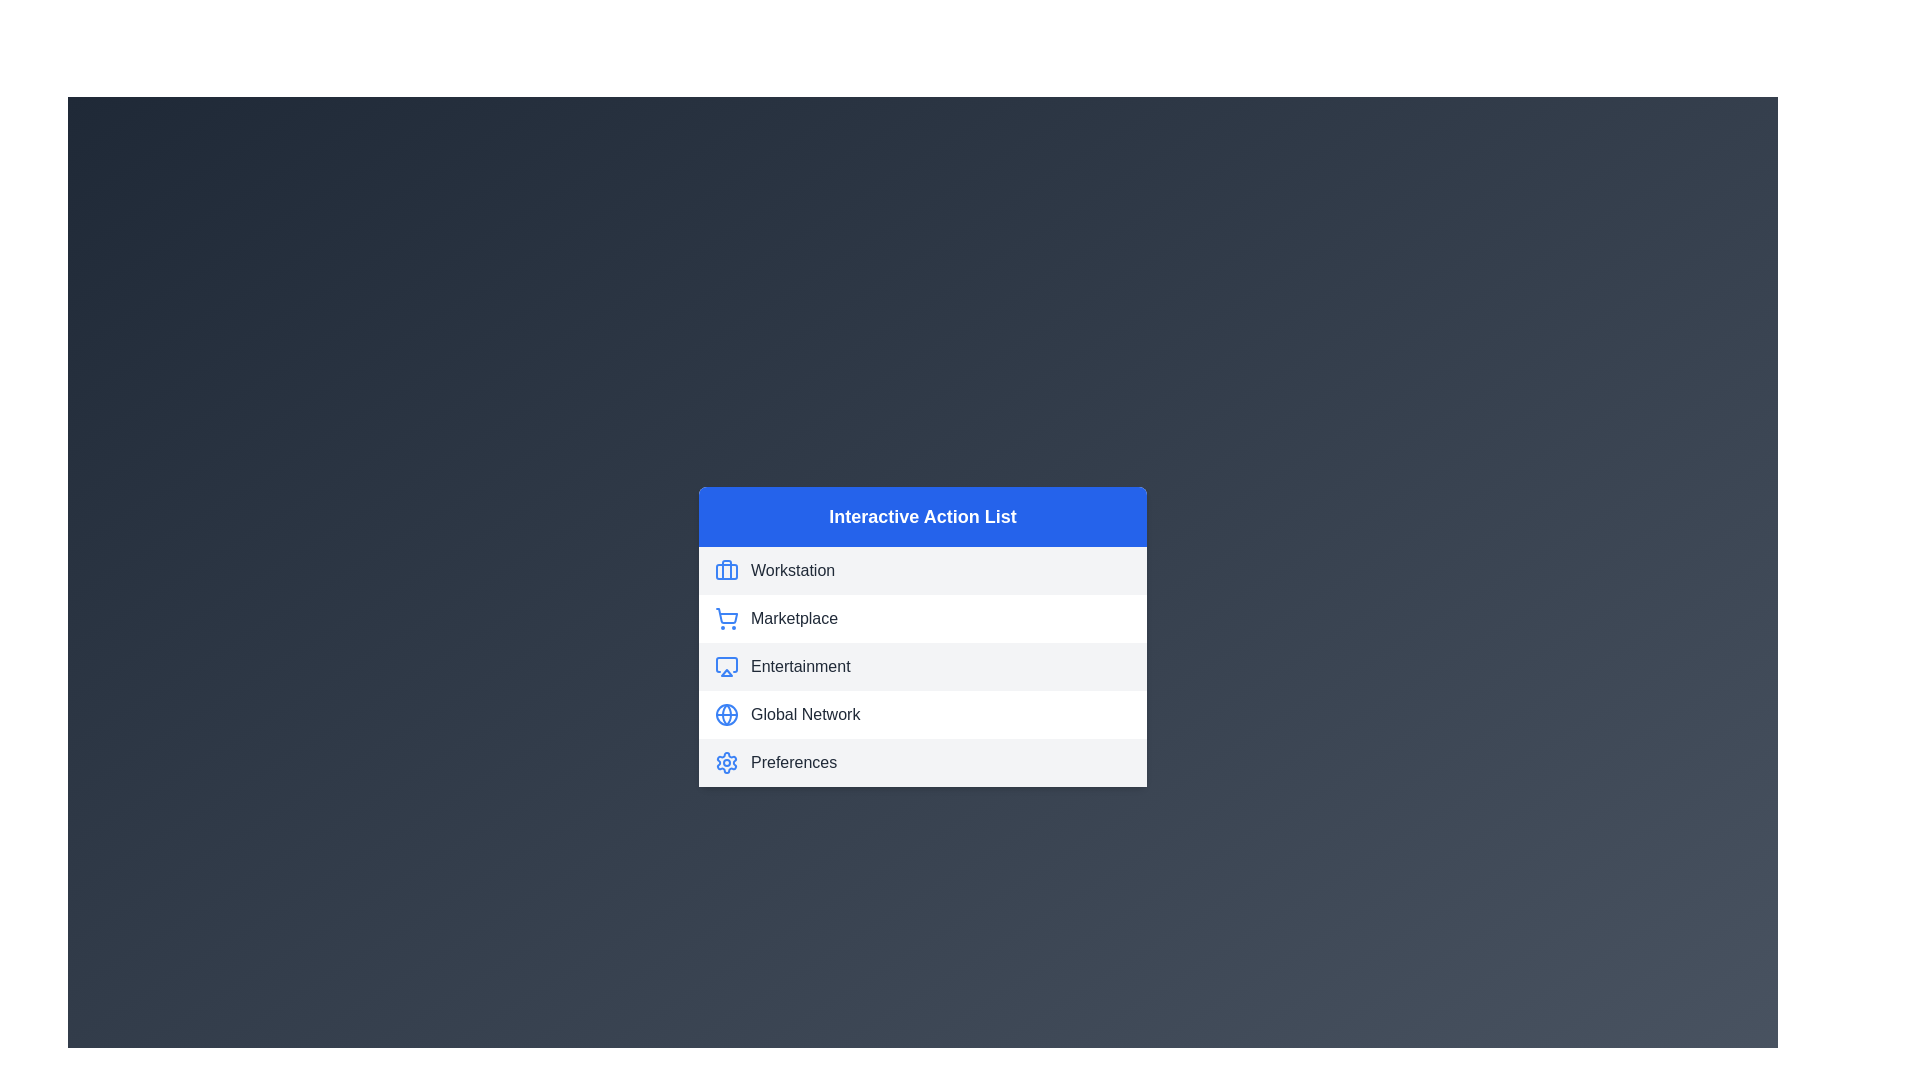  I want to click on the 'Marketplace' text label, so click(793, 617).